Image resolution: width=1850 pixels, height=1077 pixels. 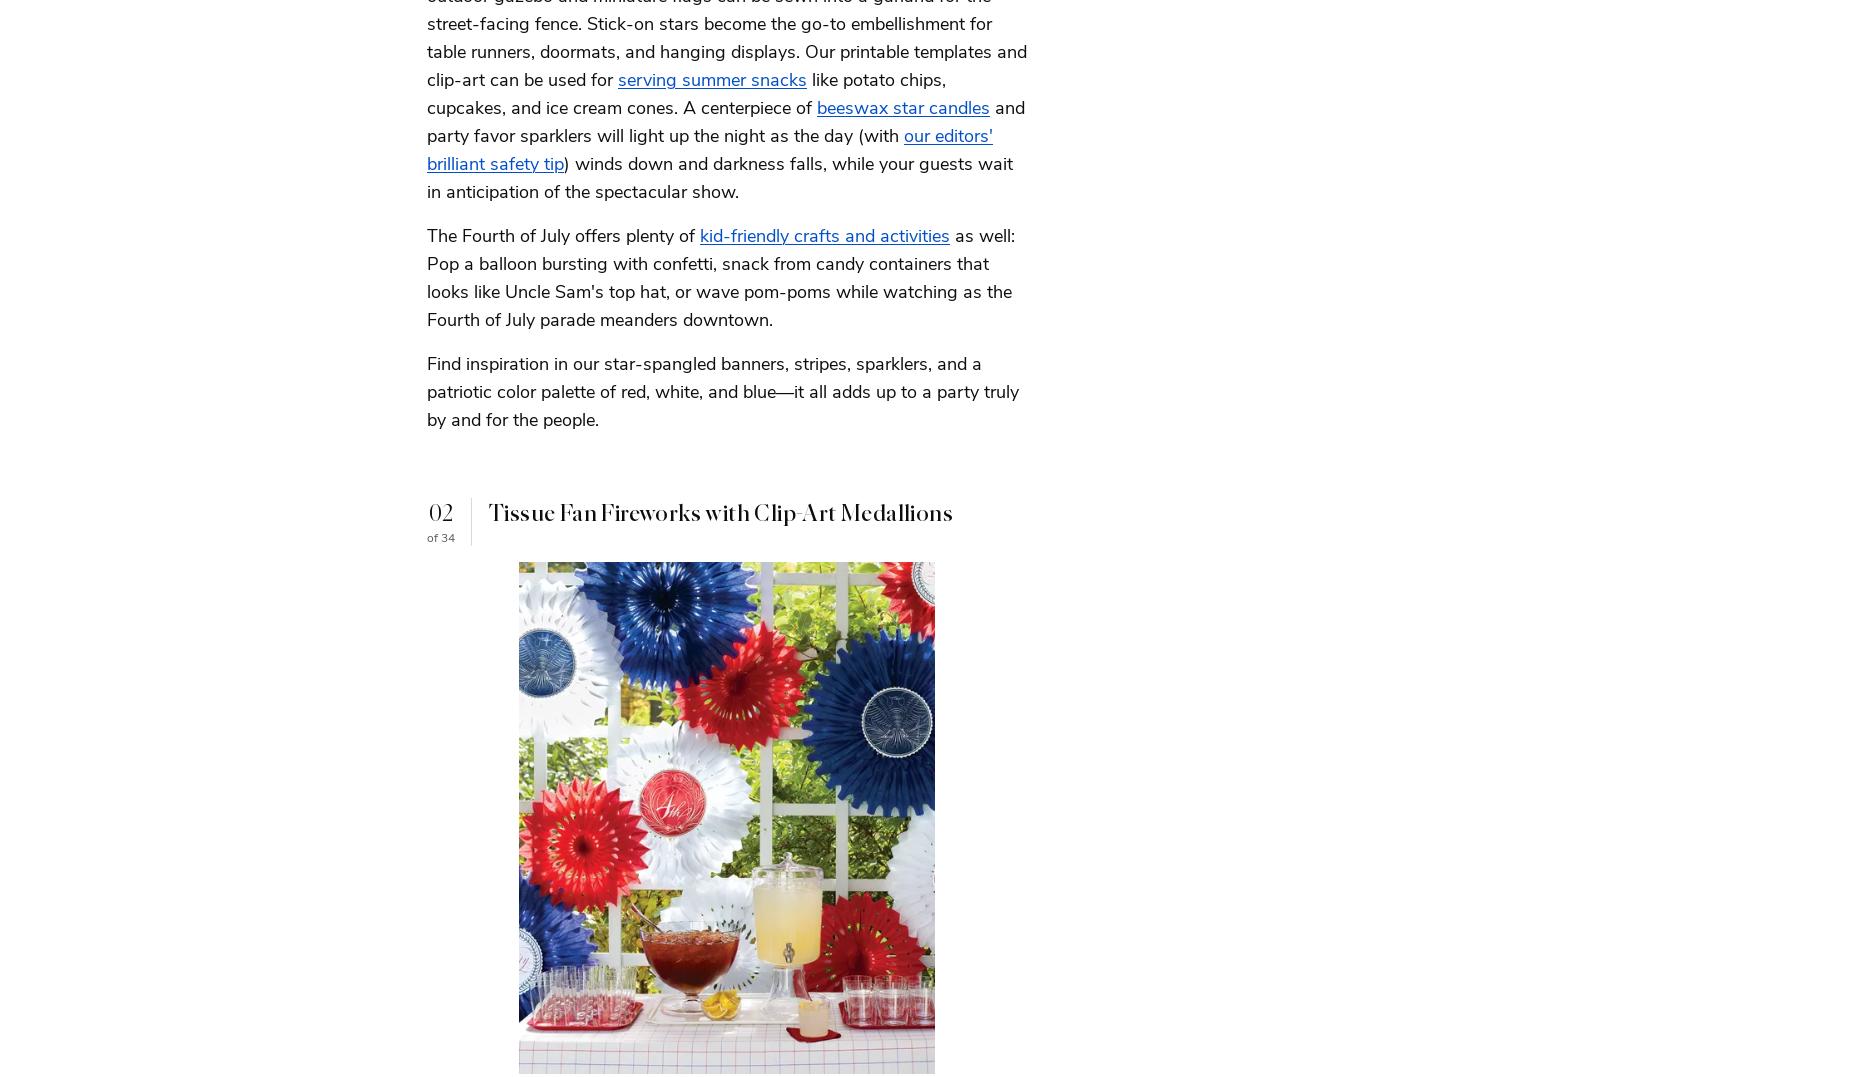 I want to click on 'beeswax star candles', so click(x=903, y=106).